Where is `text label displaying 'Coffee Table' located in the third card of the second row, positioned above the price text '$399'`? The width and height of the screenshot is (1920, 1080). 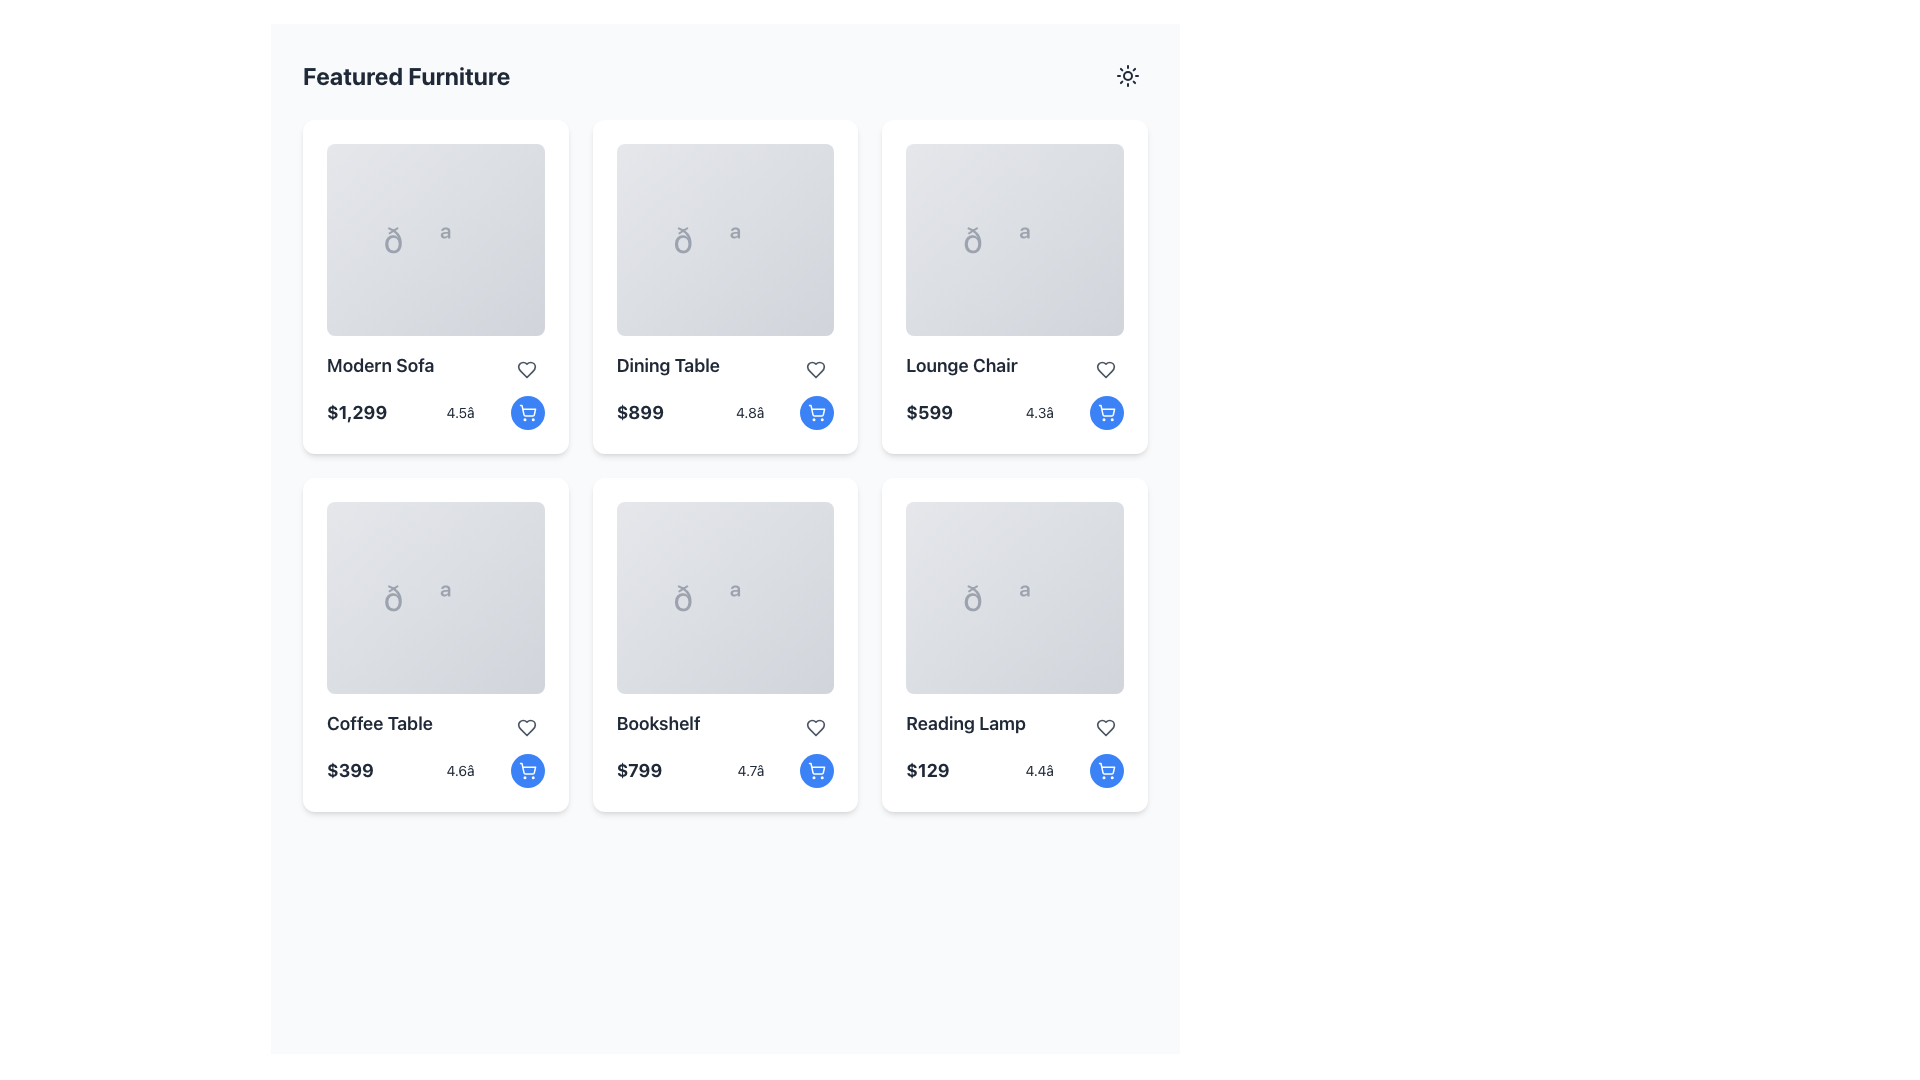
text label displaying 'Coffee Table' located in the third card of the second row, positioned above the price text '$399' is located at coordinates (379, 724).